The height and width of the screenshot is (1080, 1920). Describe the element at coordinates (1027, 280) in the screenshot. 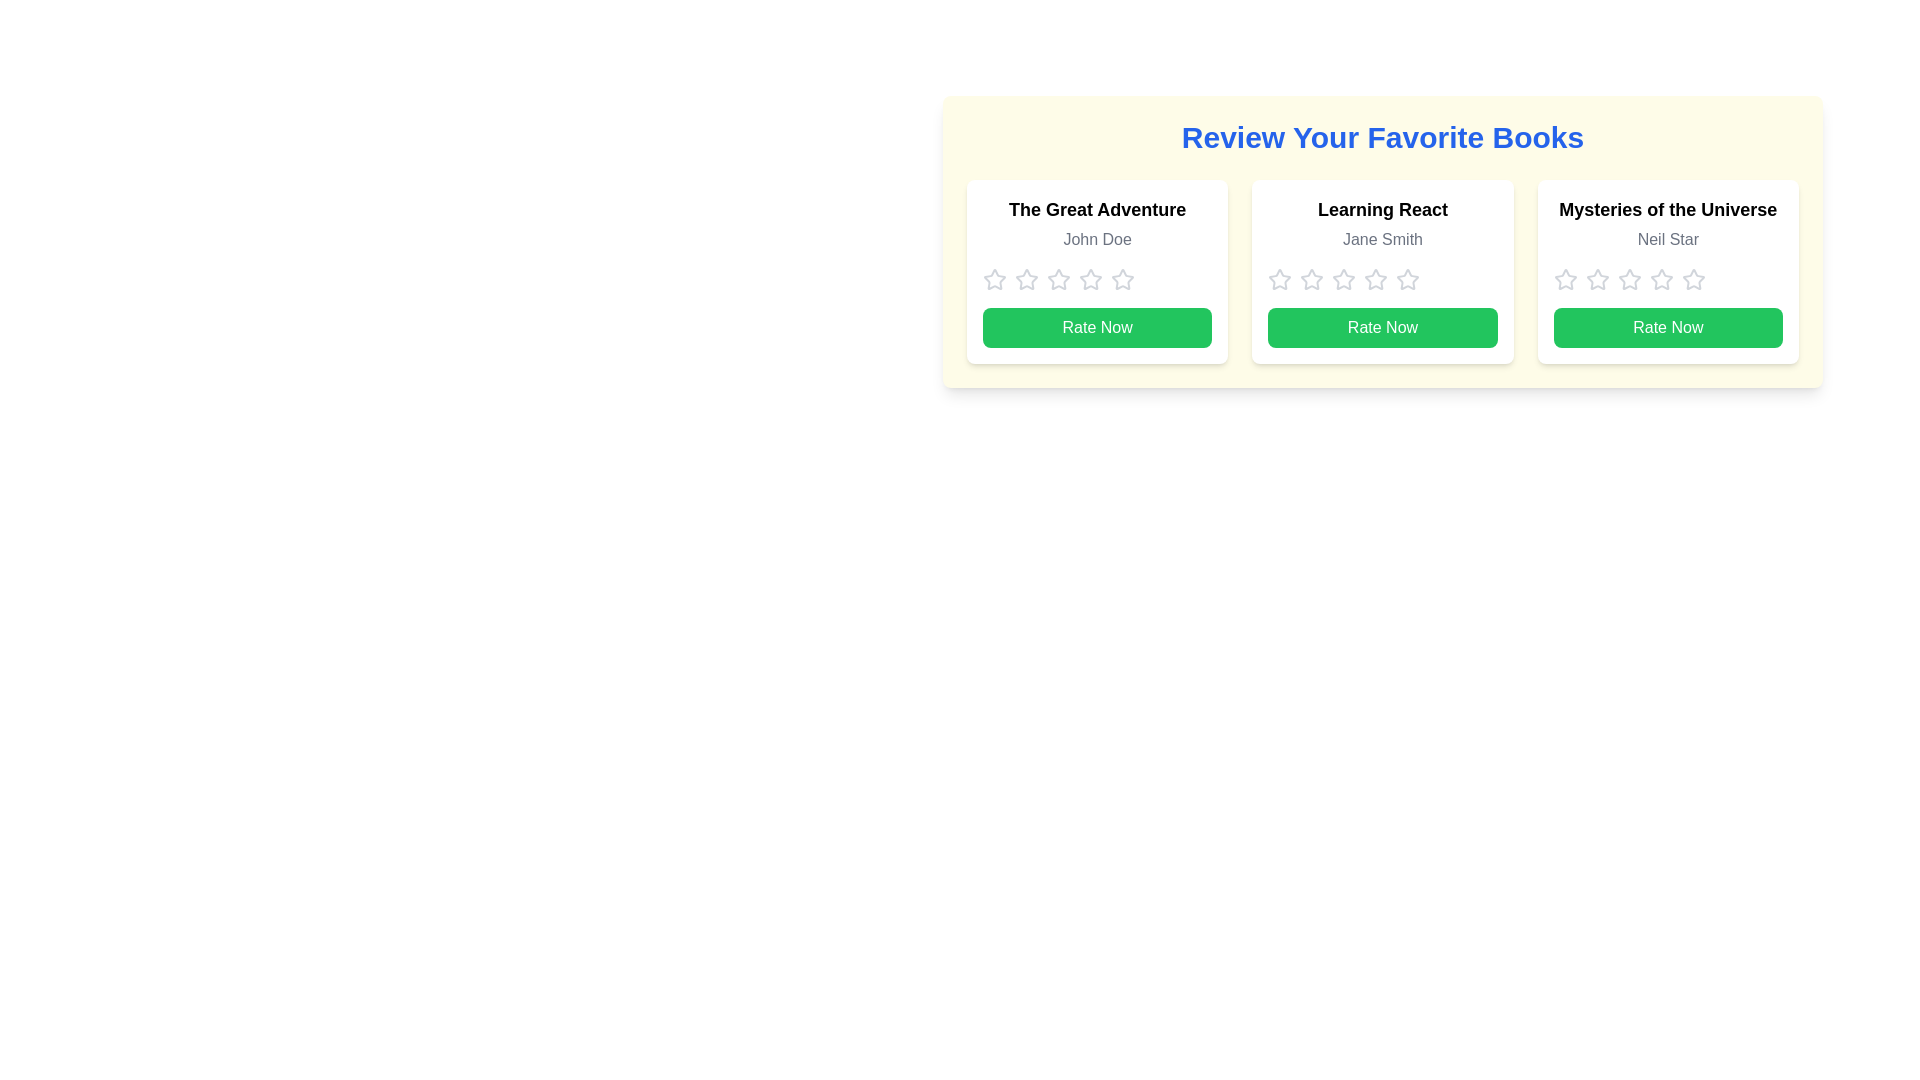

I see `the second hollow star icon in the rating system below the title 'The Great Adventure'` at that location.